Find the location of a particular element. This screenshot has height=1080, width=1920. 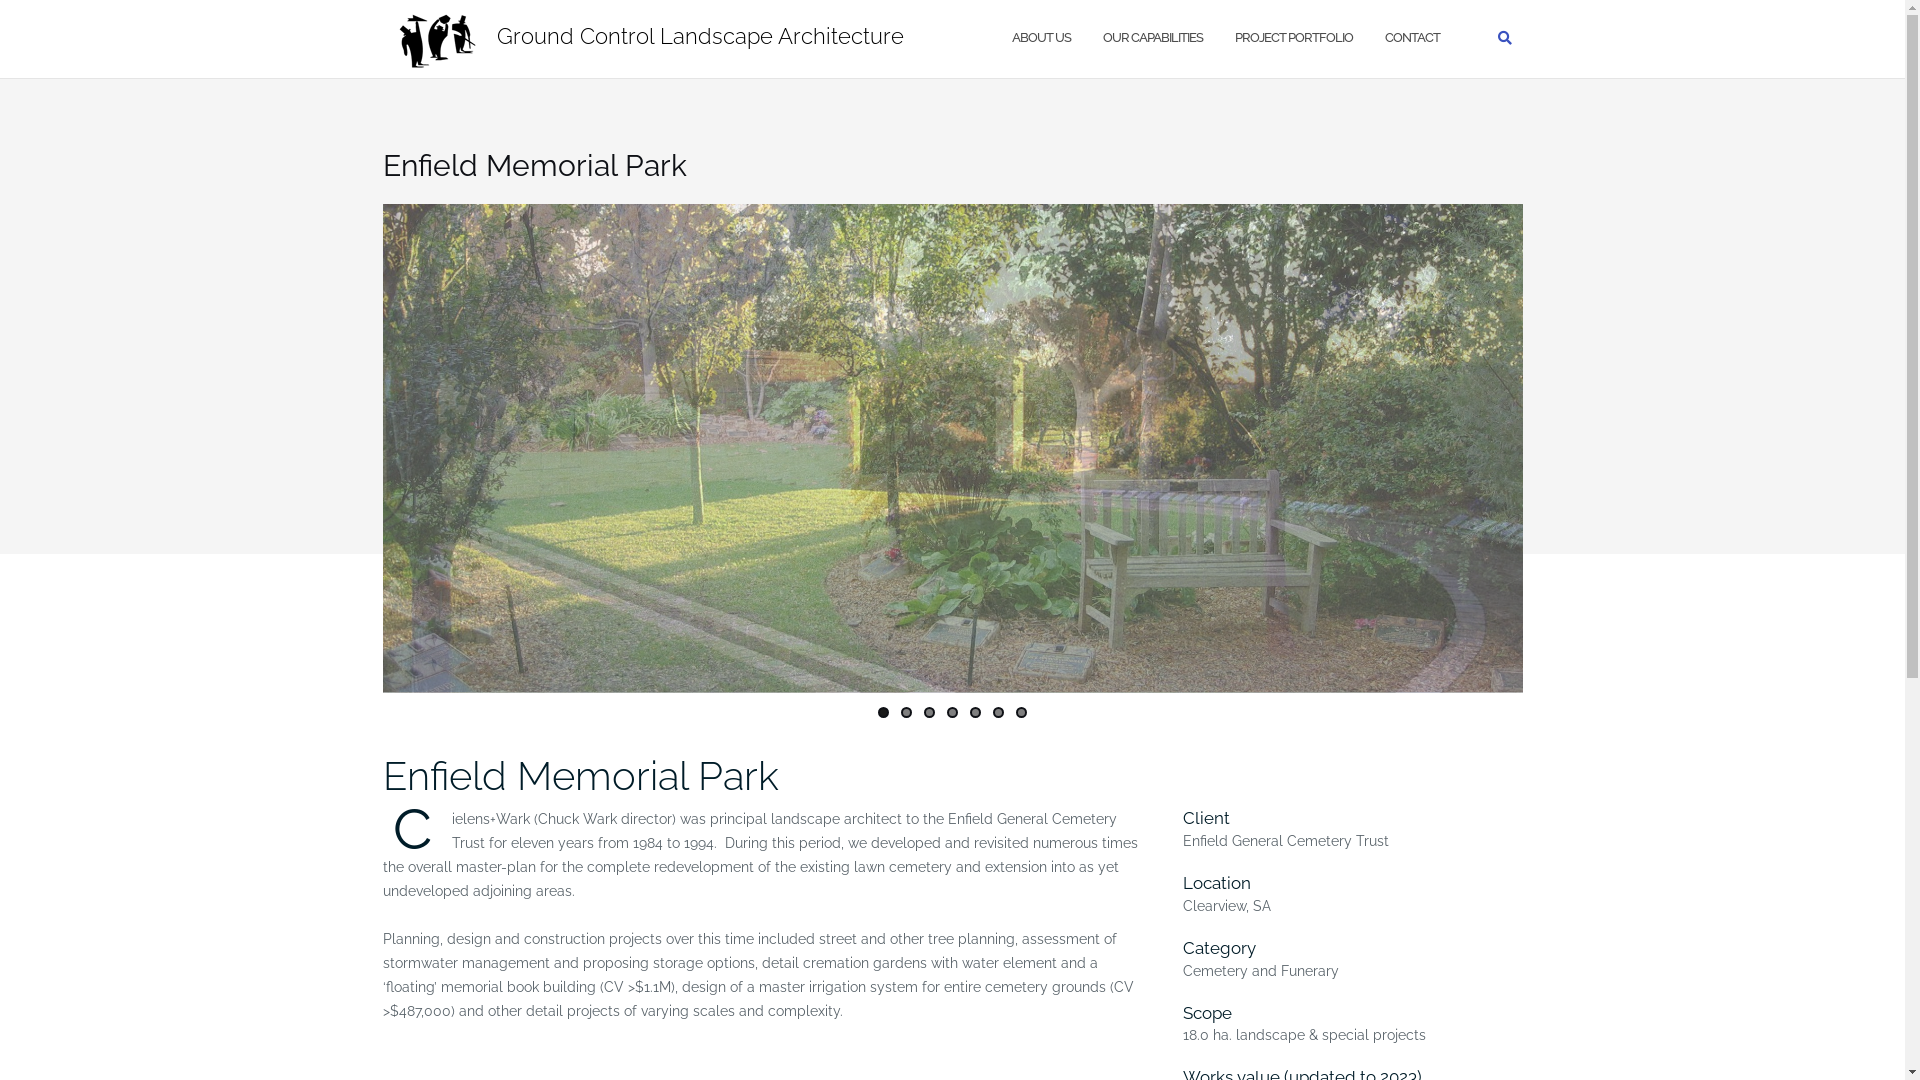

'2' is located at coordinates (905, 711).